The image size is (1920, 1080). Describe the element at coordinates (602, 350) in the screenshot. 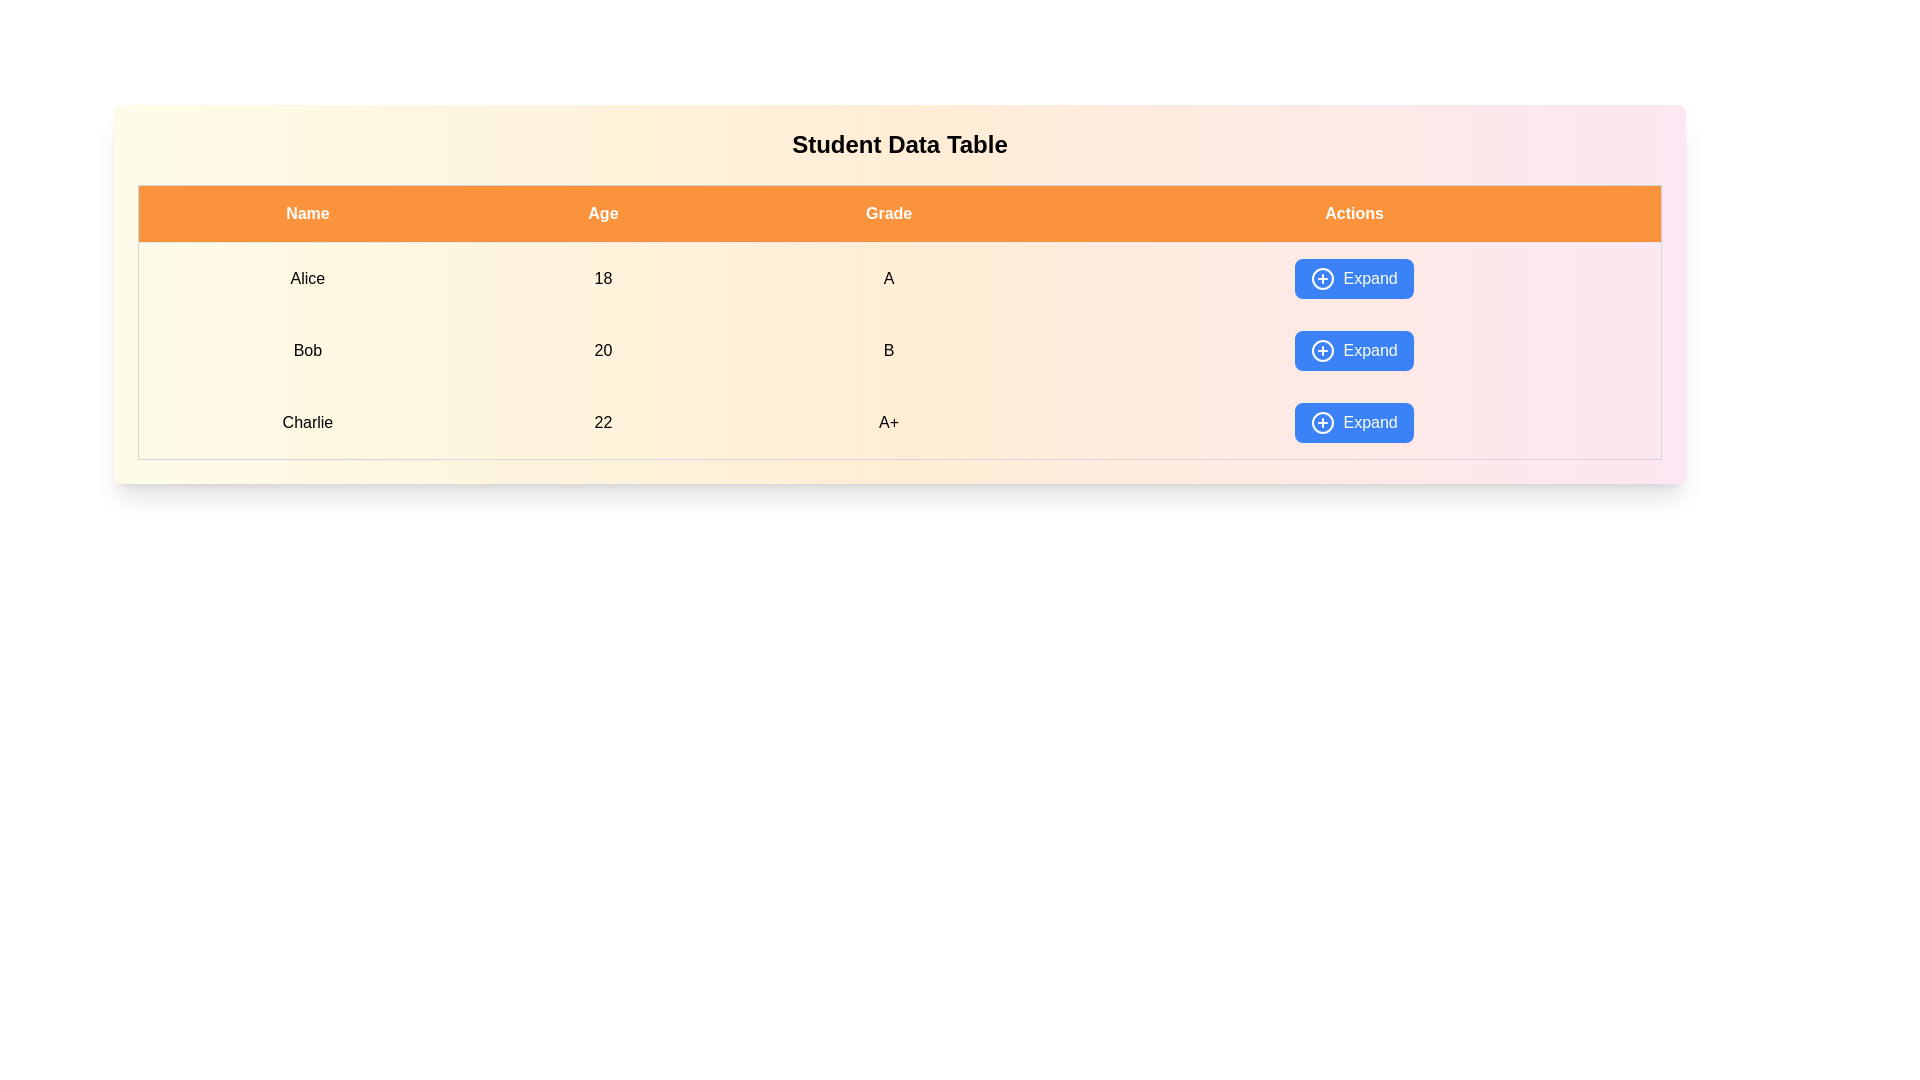

I see `numeric value '20' displayed in plain text style in the 'Age' column for Bob's row, which is located in the second cell beneath the 'Age' column header` at that location.